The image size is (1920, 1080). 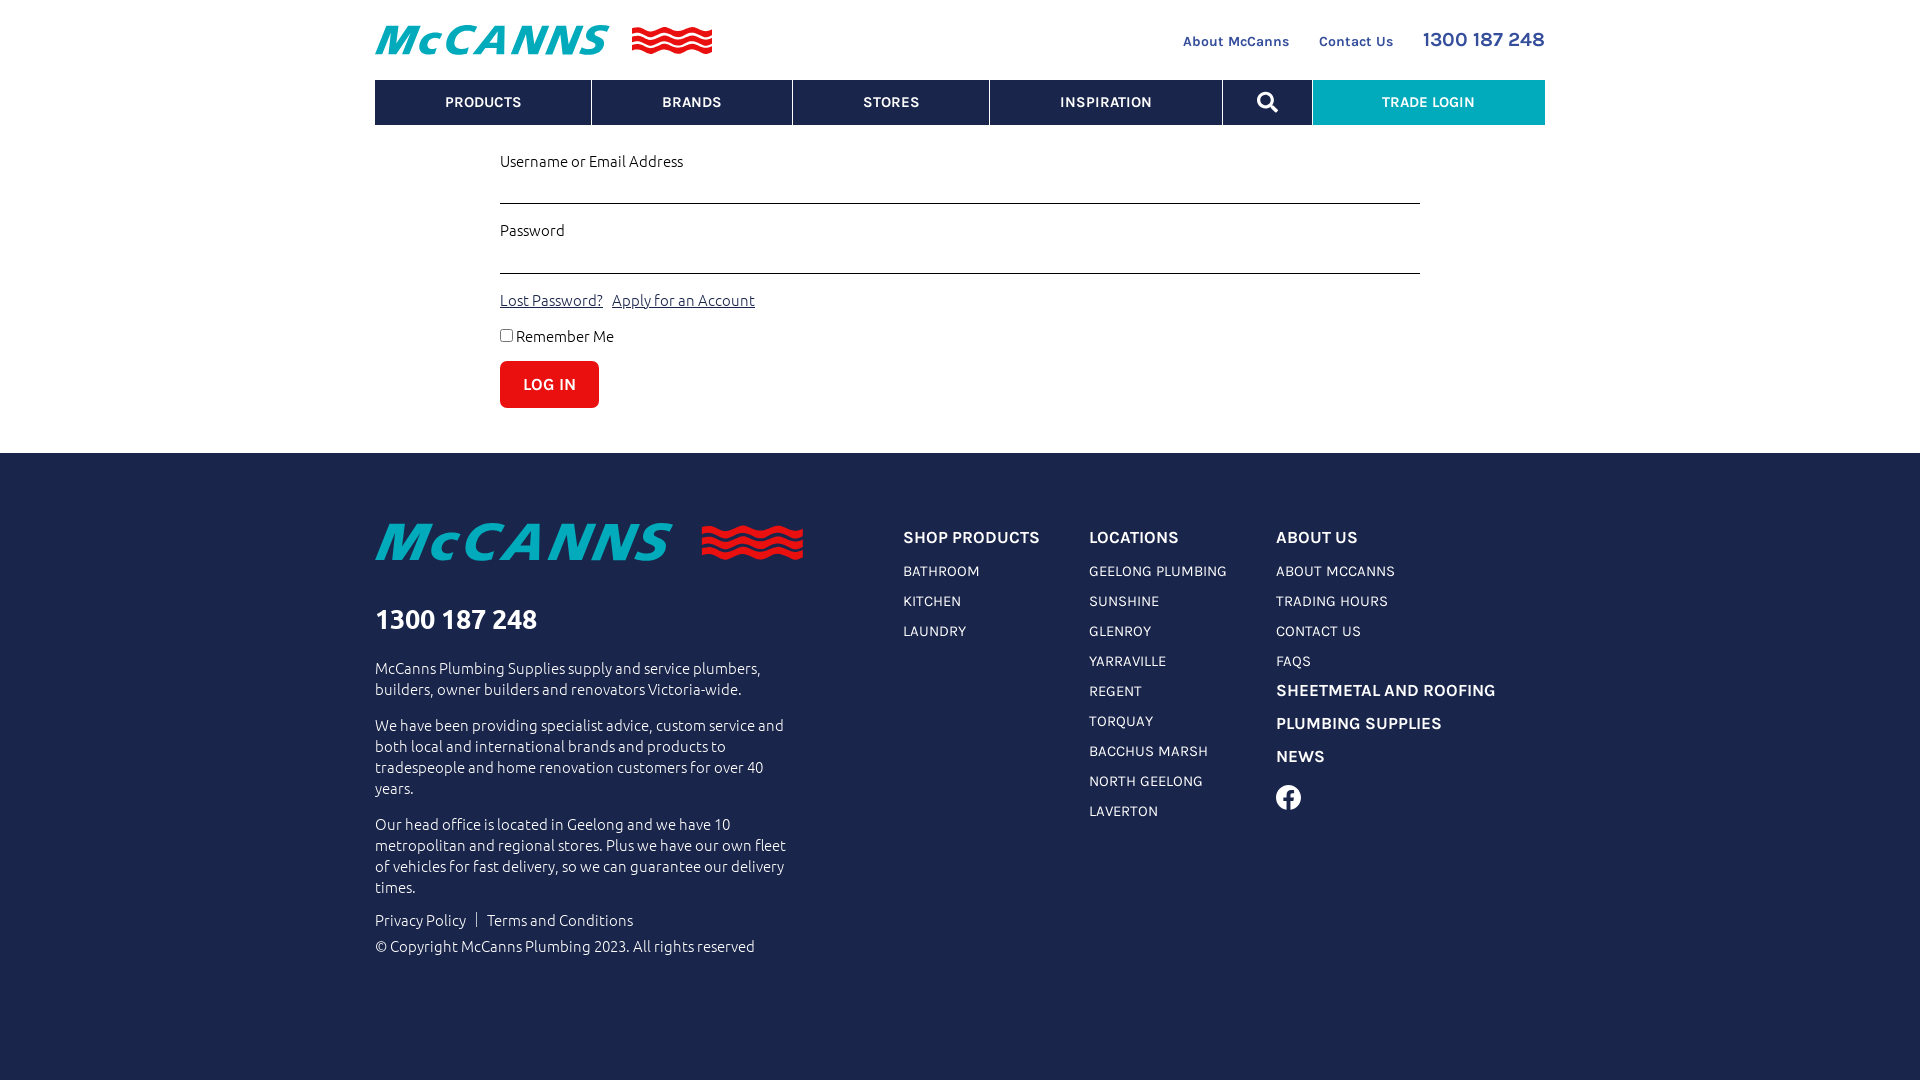 What do you see at coordinates (1114, 689) in the screenshot?
I see `'REGENT'` at bounding box center [1114, 689].